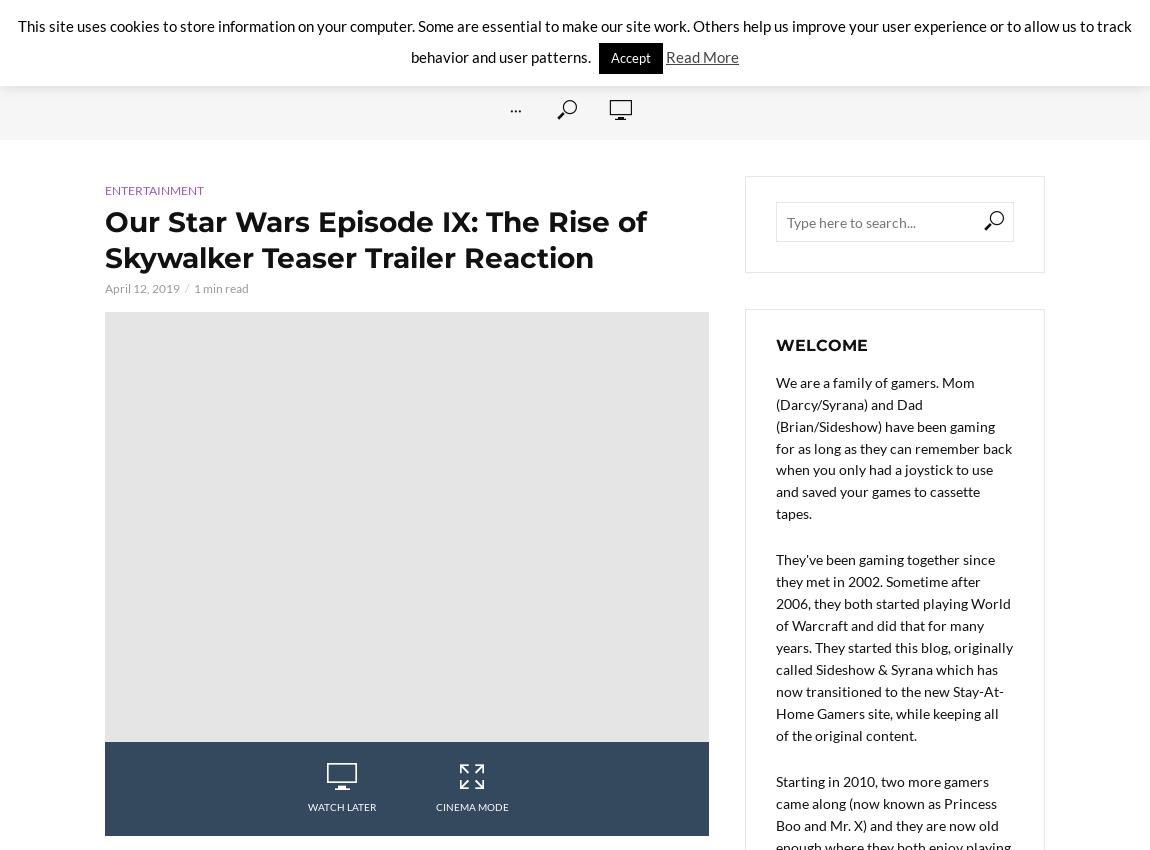 Image resolution: width=1150 pixels, height=850 pixels. Describe the element at coordinates (103, 287) in the screenshot. I see `'April 12, 2019'` at that location.